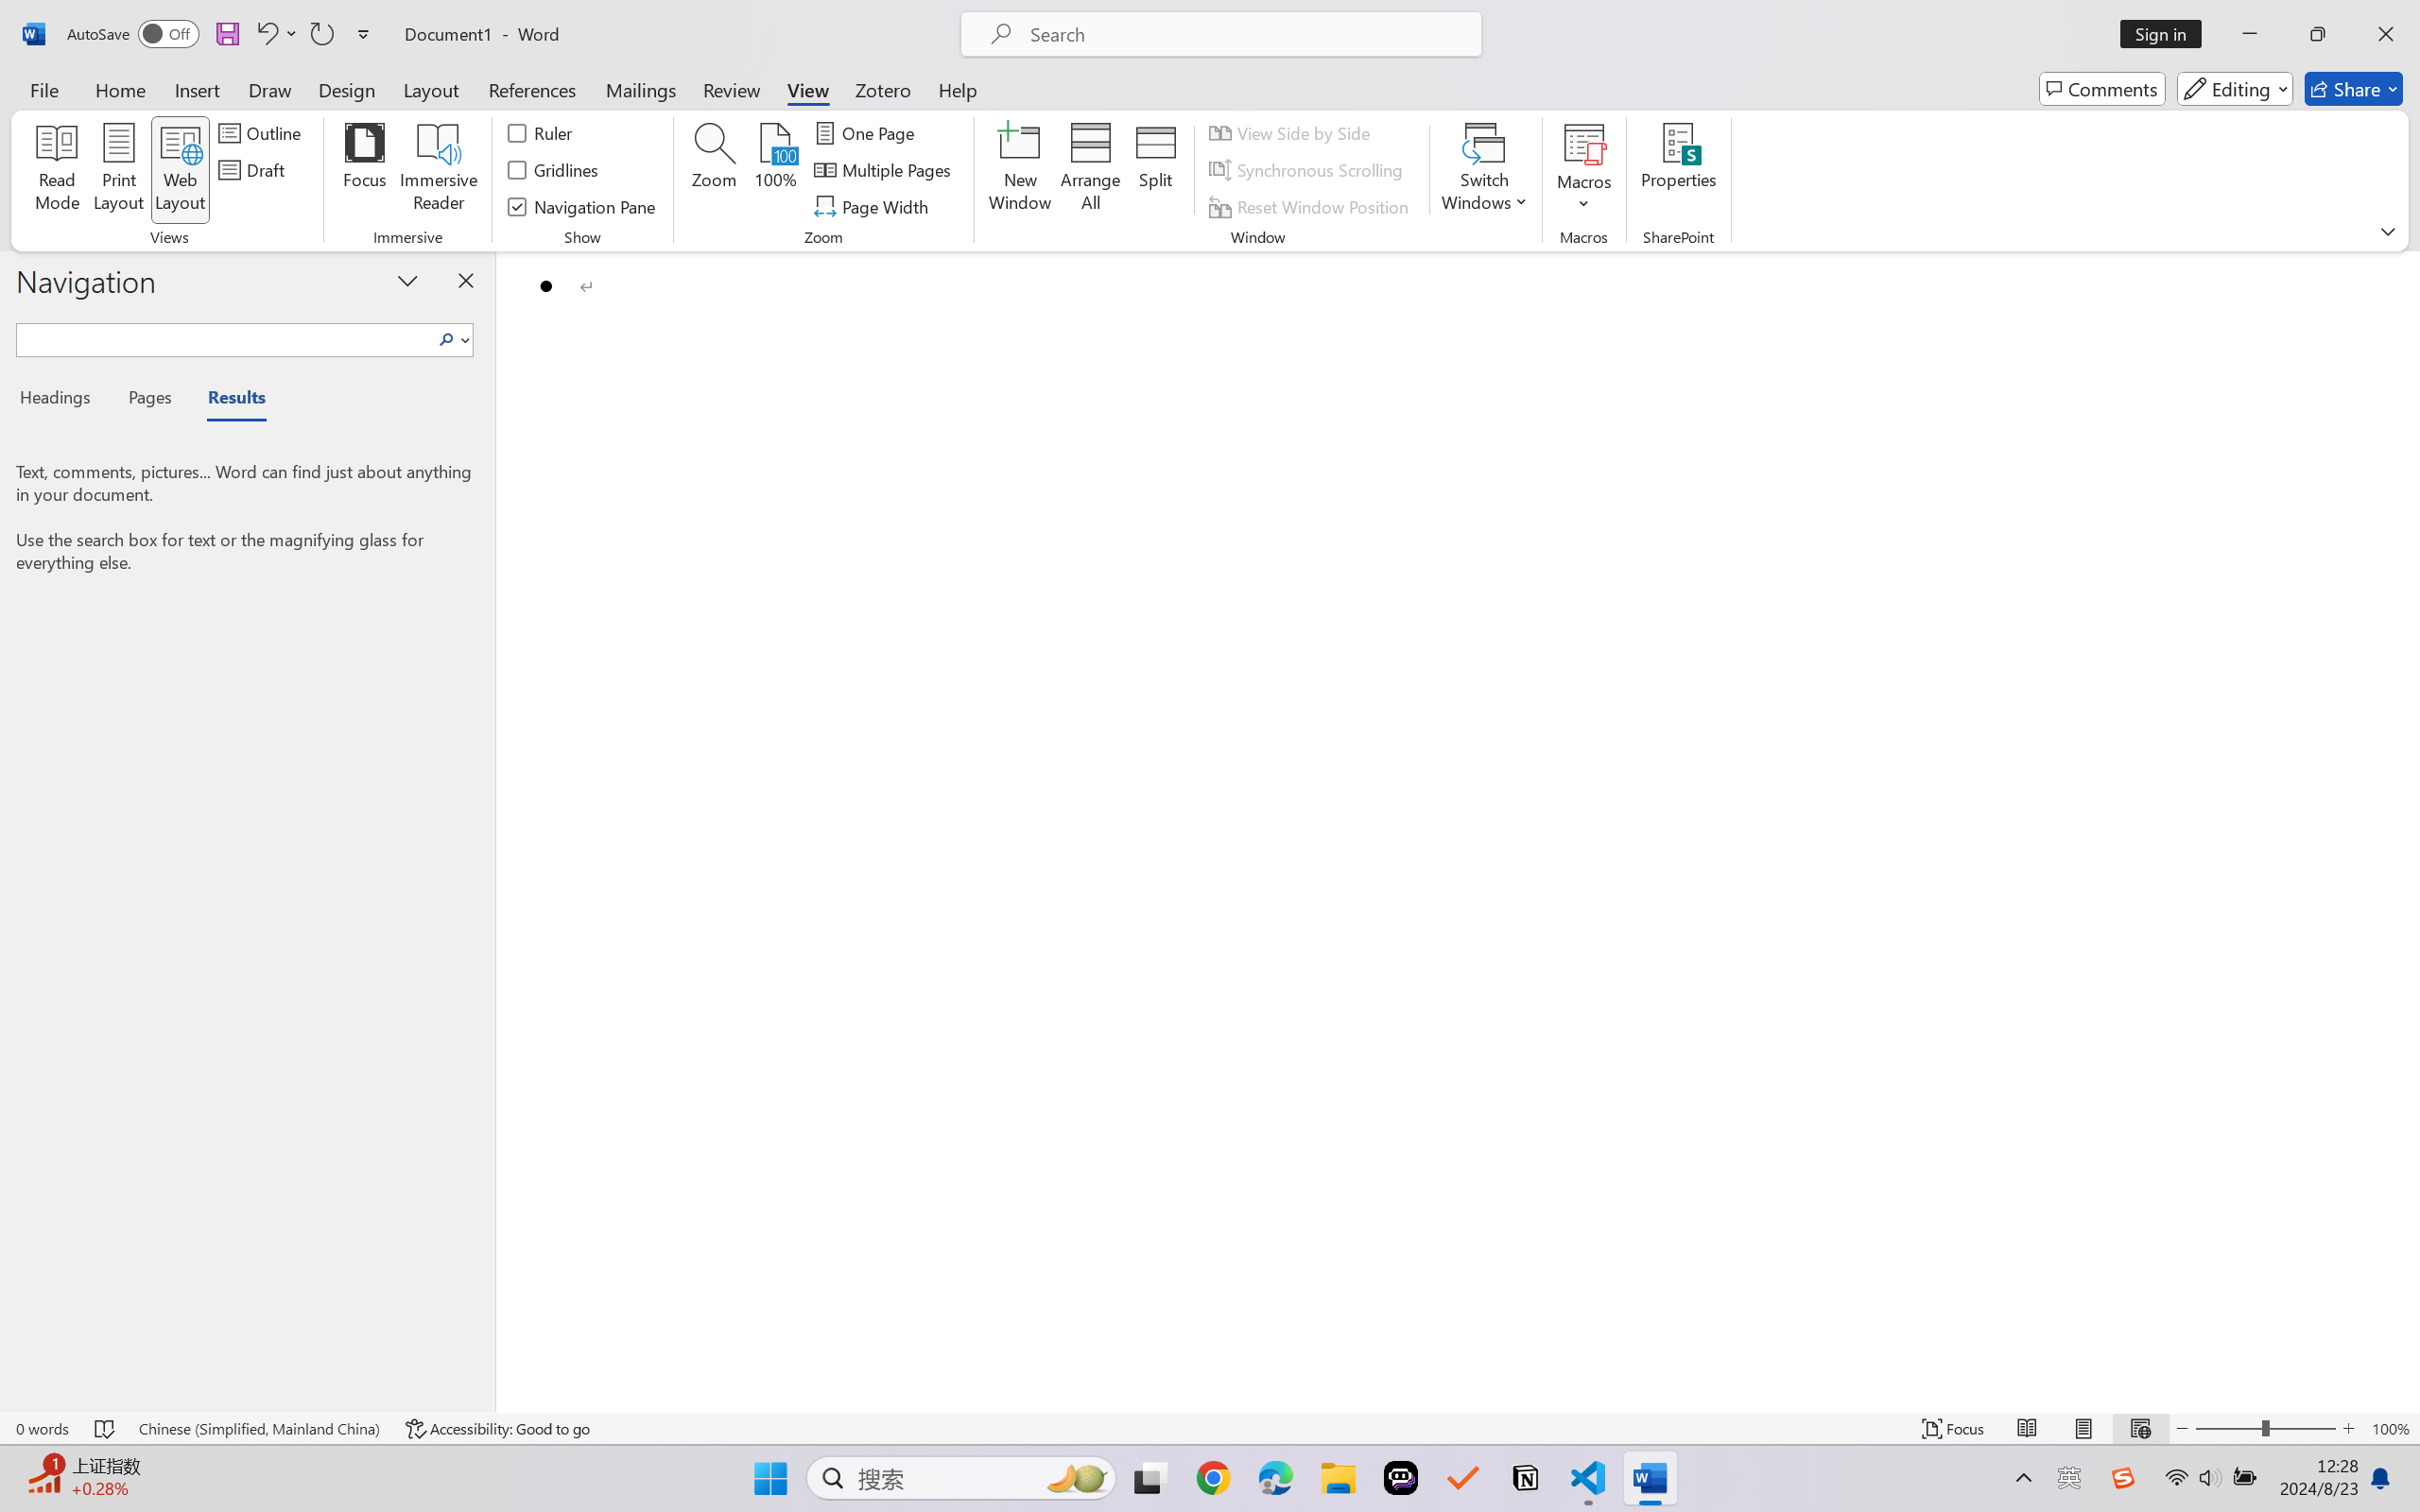 The image size is (2420, 1512). Describe the element at coordinates (1291, 131) in the screenshot. I see `'View Side by Side'` at that location.